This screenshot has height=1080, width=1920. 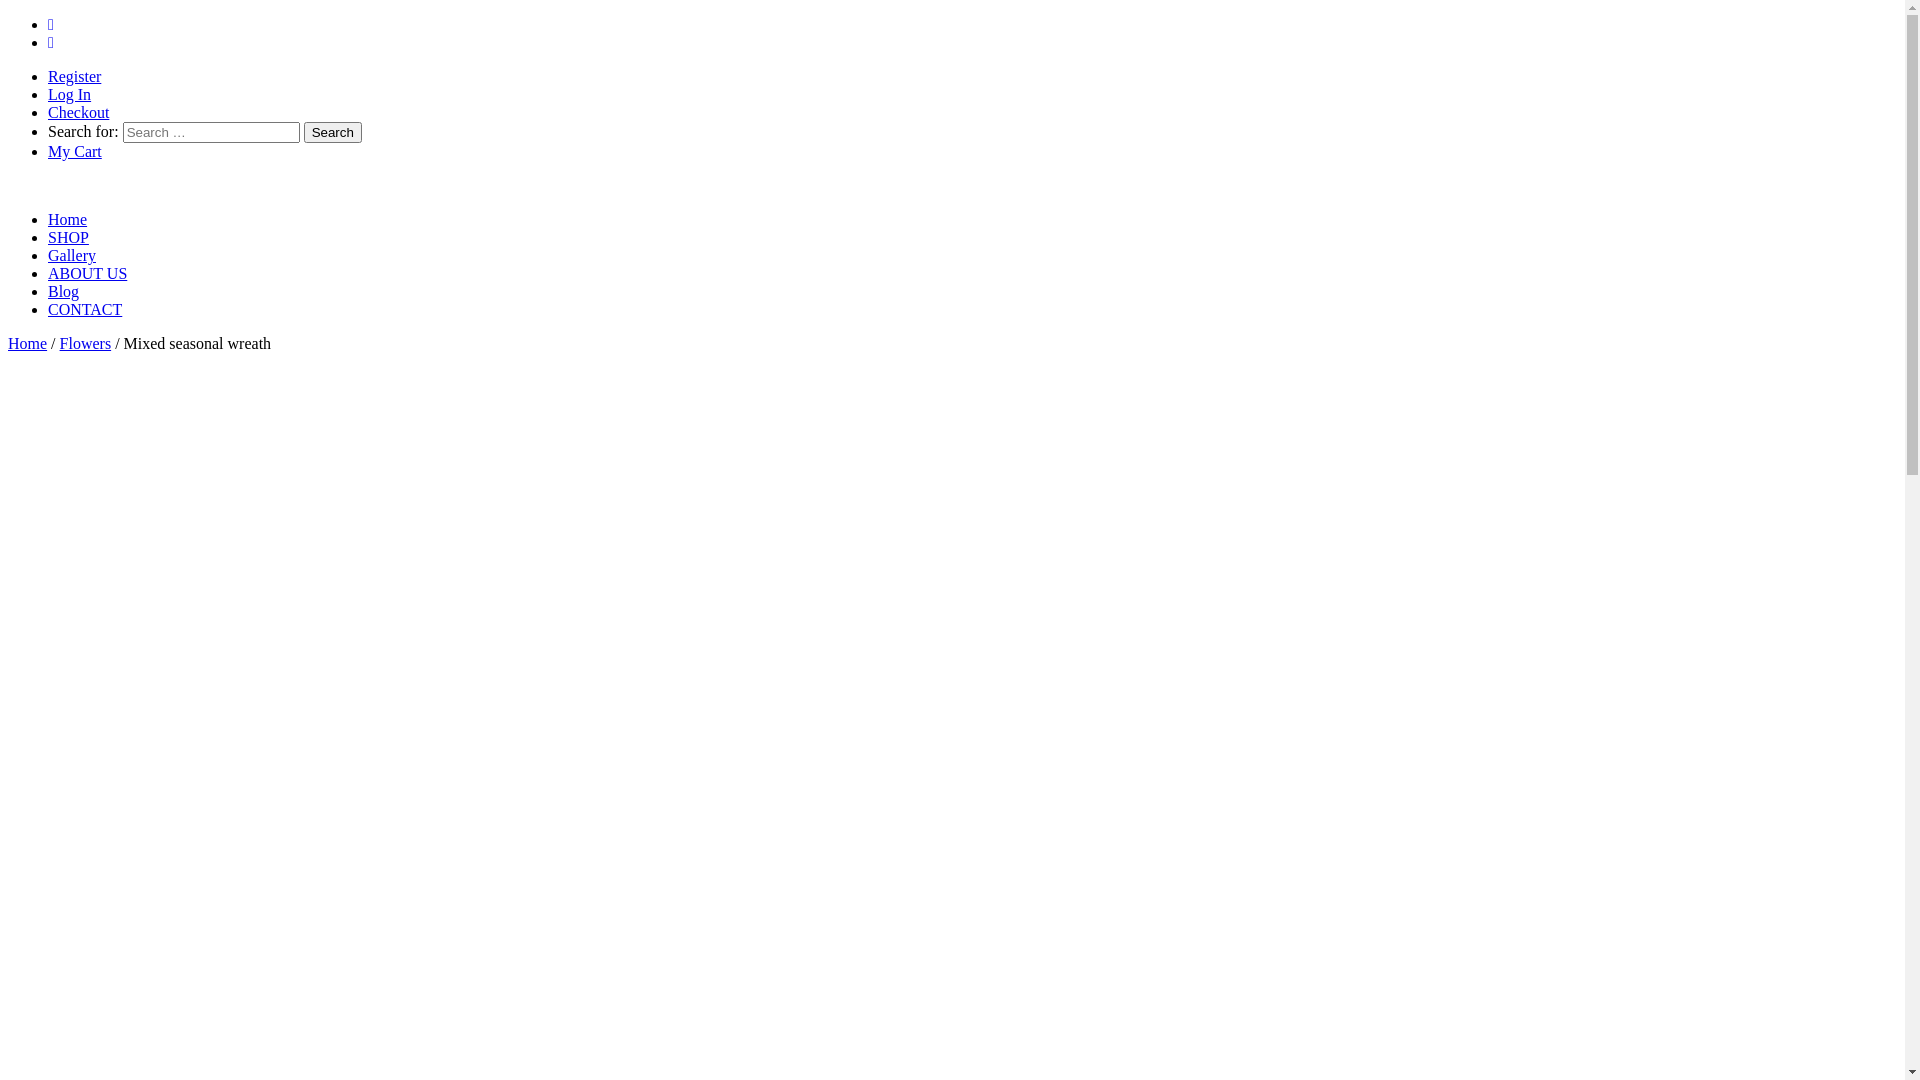 I want to click on 'Blog', so click(x=63, y=291).